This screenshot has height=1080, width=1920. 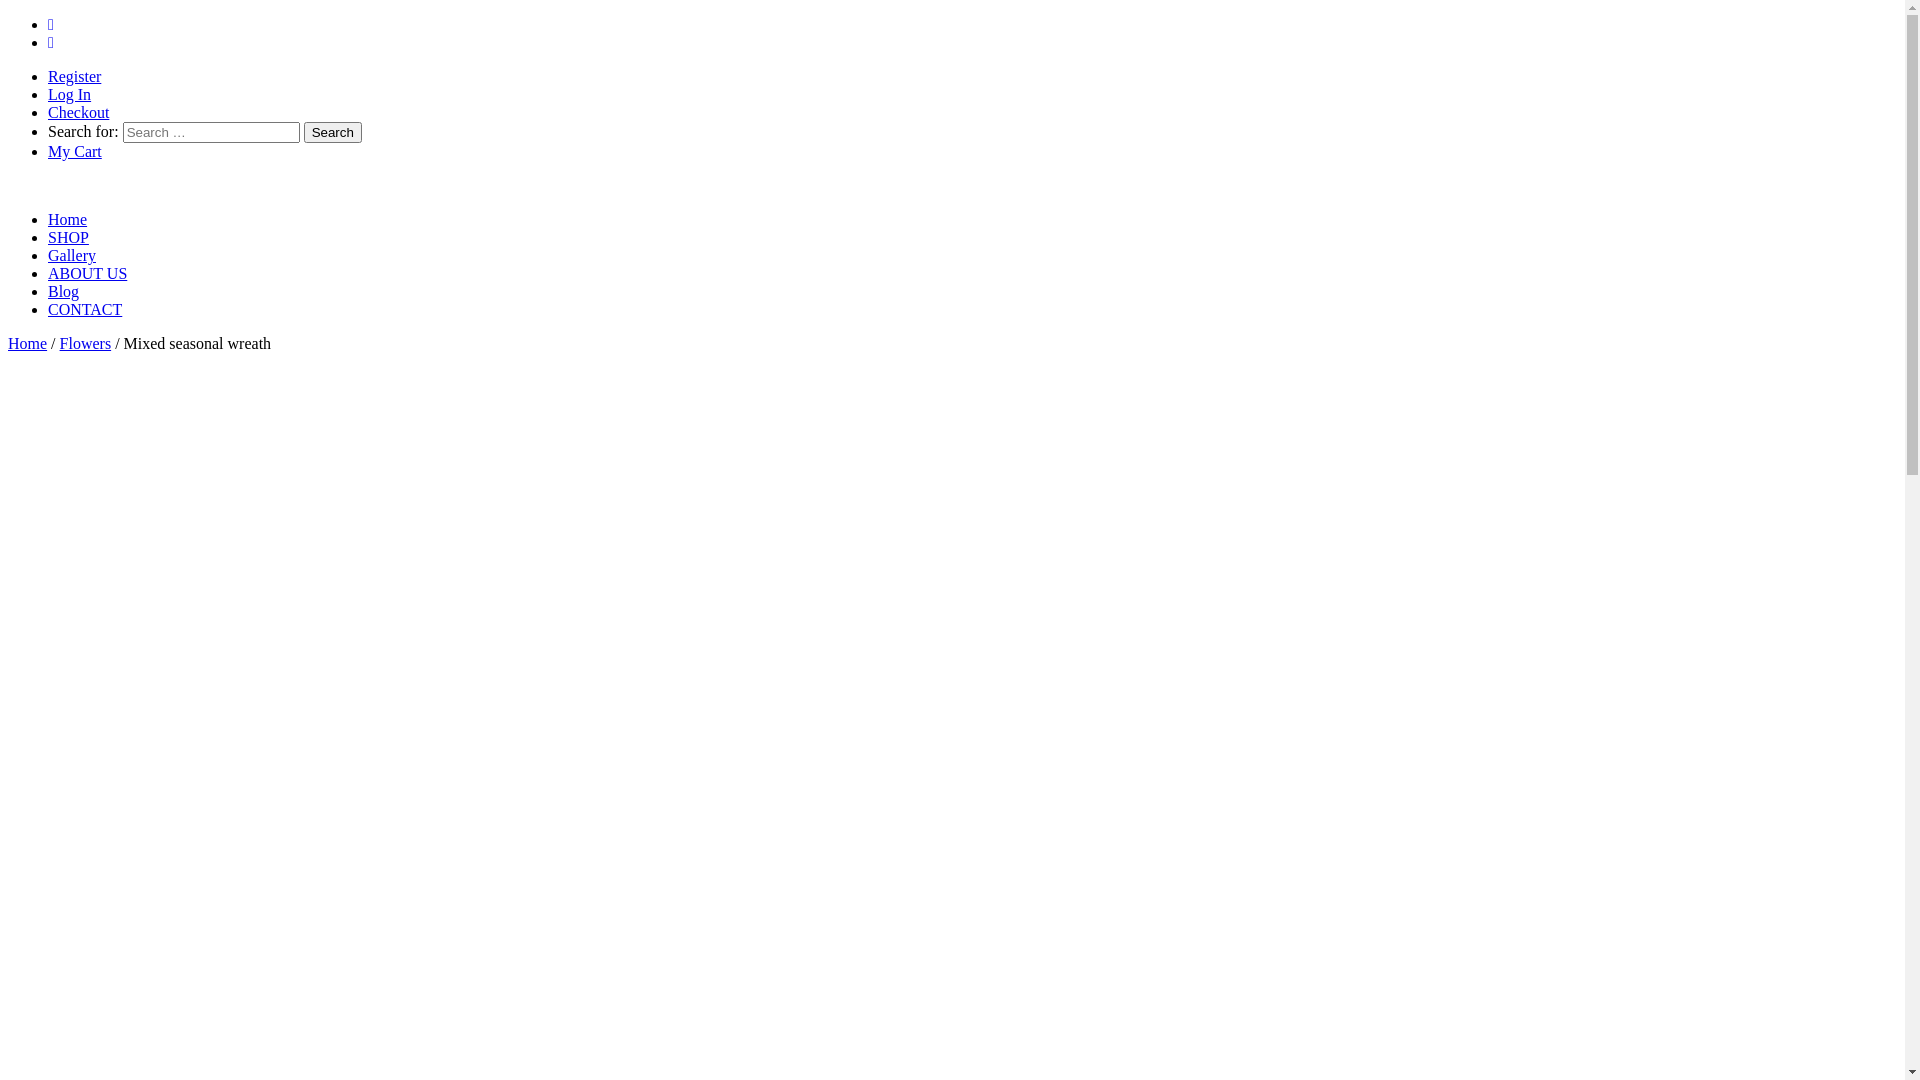 I want to click on 'Blog', so click(x=63, y=291).